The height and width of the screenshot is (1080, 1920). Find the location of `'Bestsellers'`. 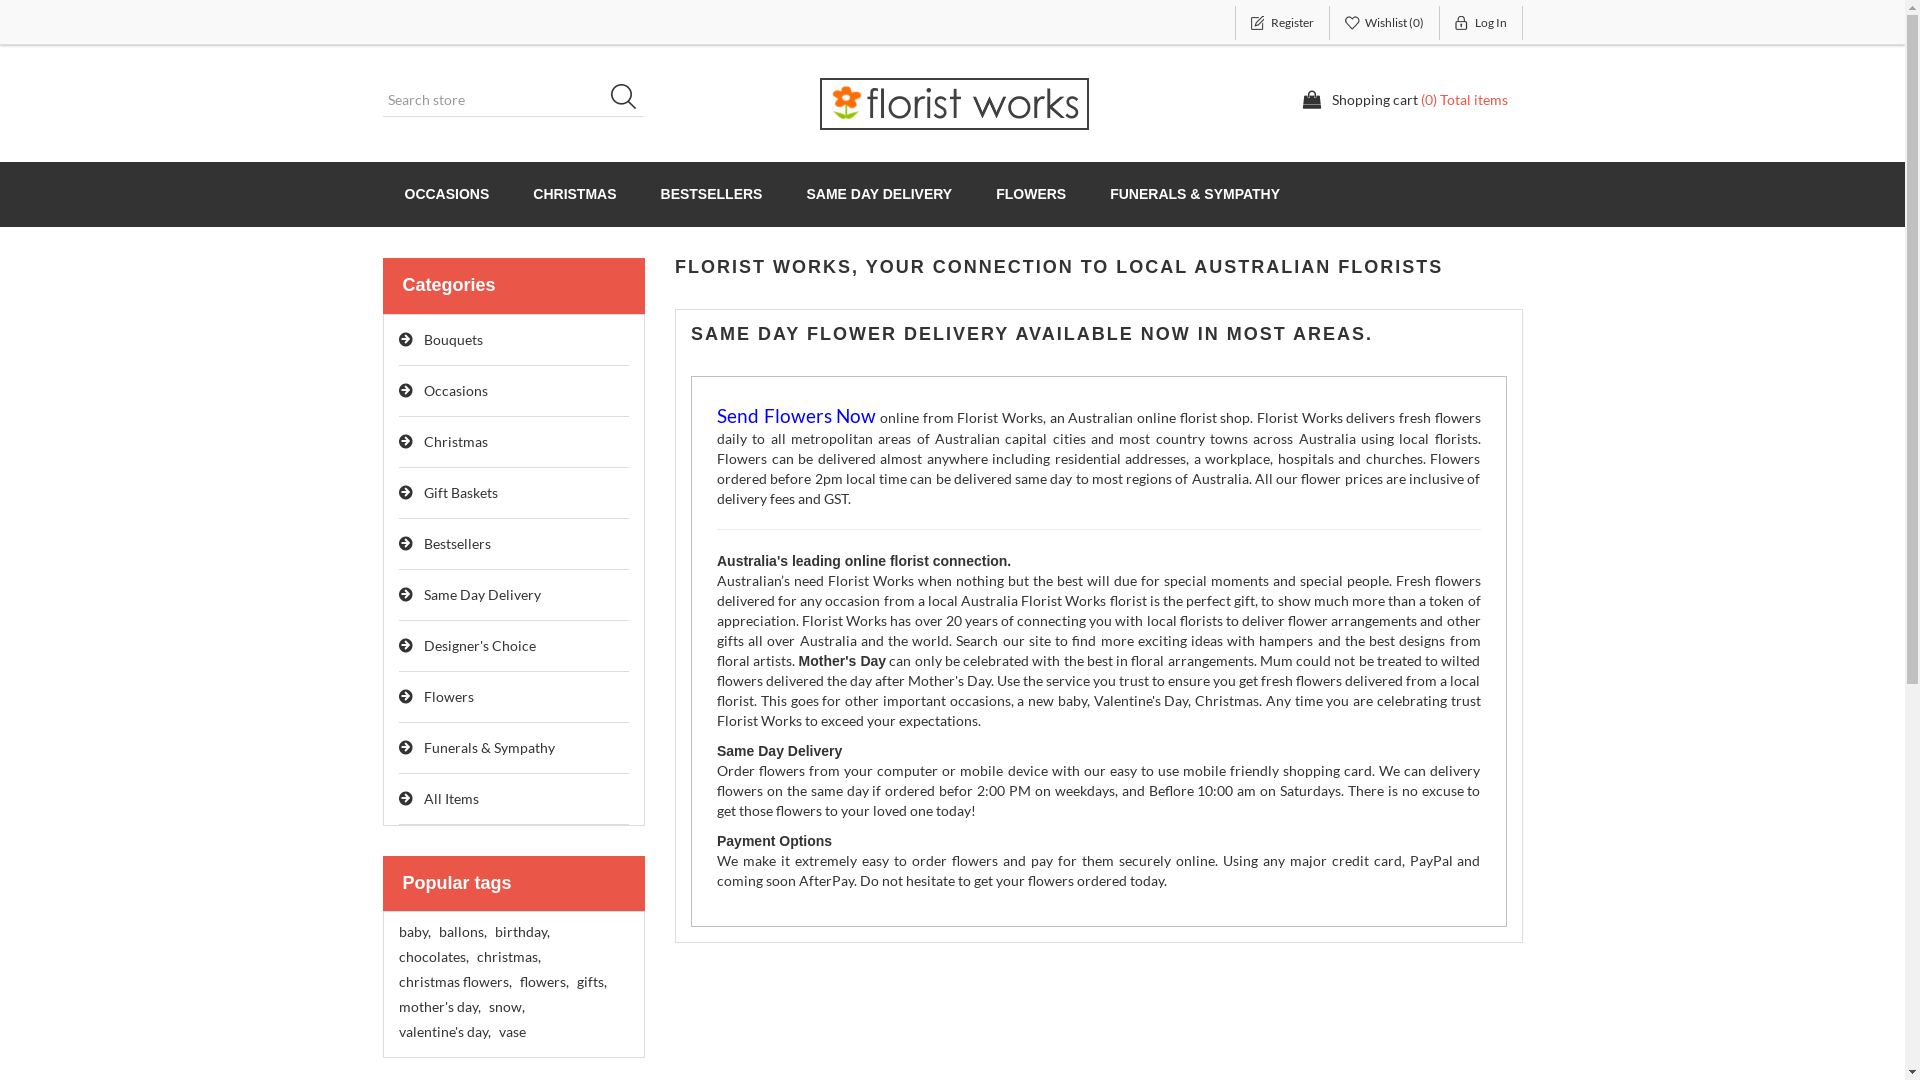

'Bestsellers' is located at coordinates (513, 544).